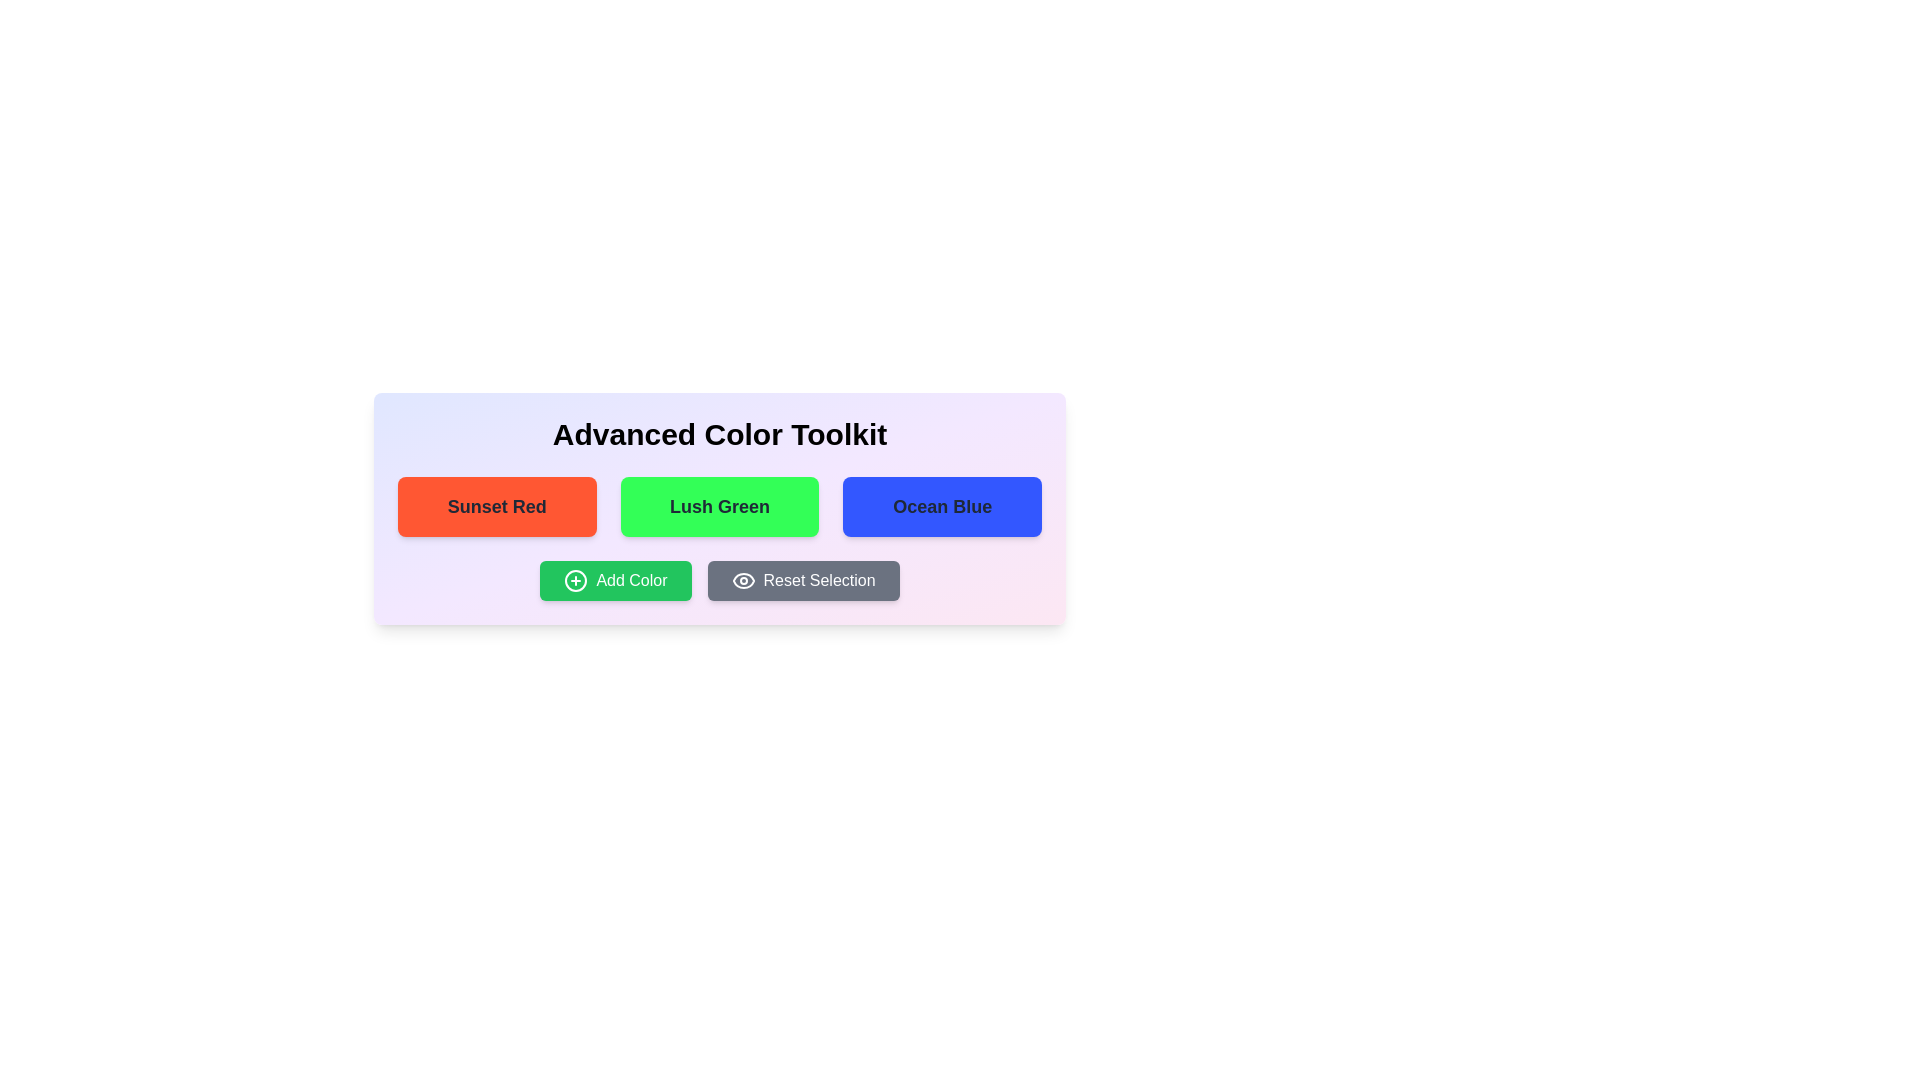 This screenshot has width=1920, height=1080. Describe the element at coordinates (941, 505) in the screenshot. I see `the 'Ocean Blue' text label, which is displayed in a bold and large font, to trigger the tooltip` at that location.